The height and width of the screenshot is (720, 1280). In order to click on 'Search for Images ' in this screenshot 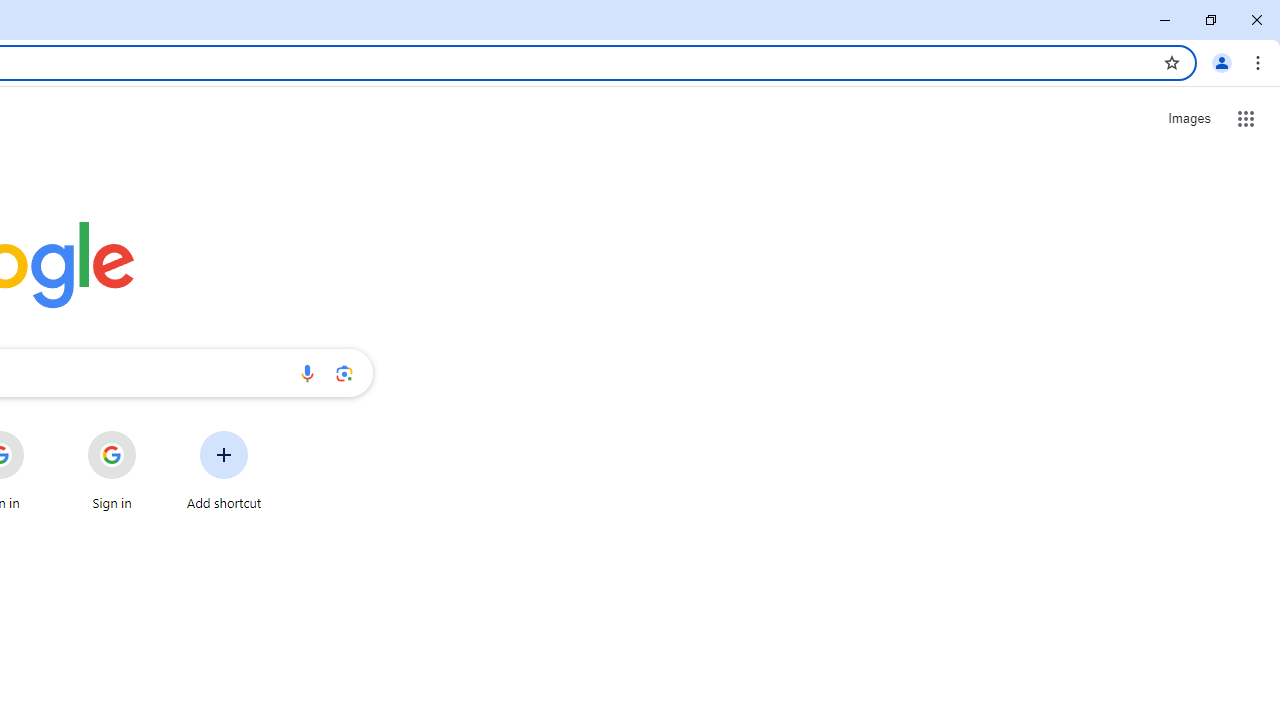, I will do `click(1189, 119)`.